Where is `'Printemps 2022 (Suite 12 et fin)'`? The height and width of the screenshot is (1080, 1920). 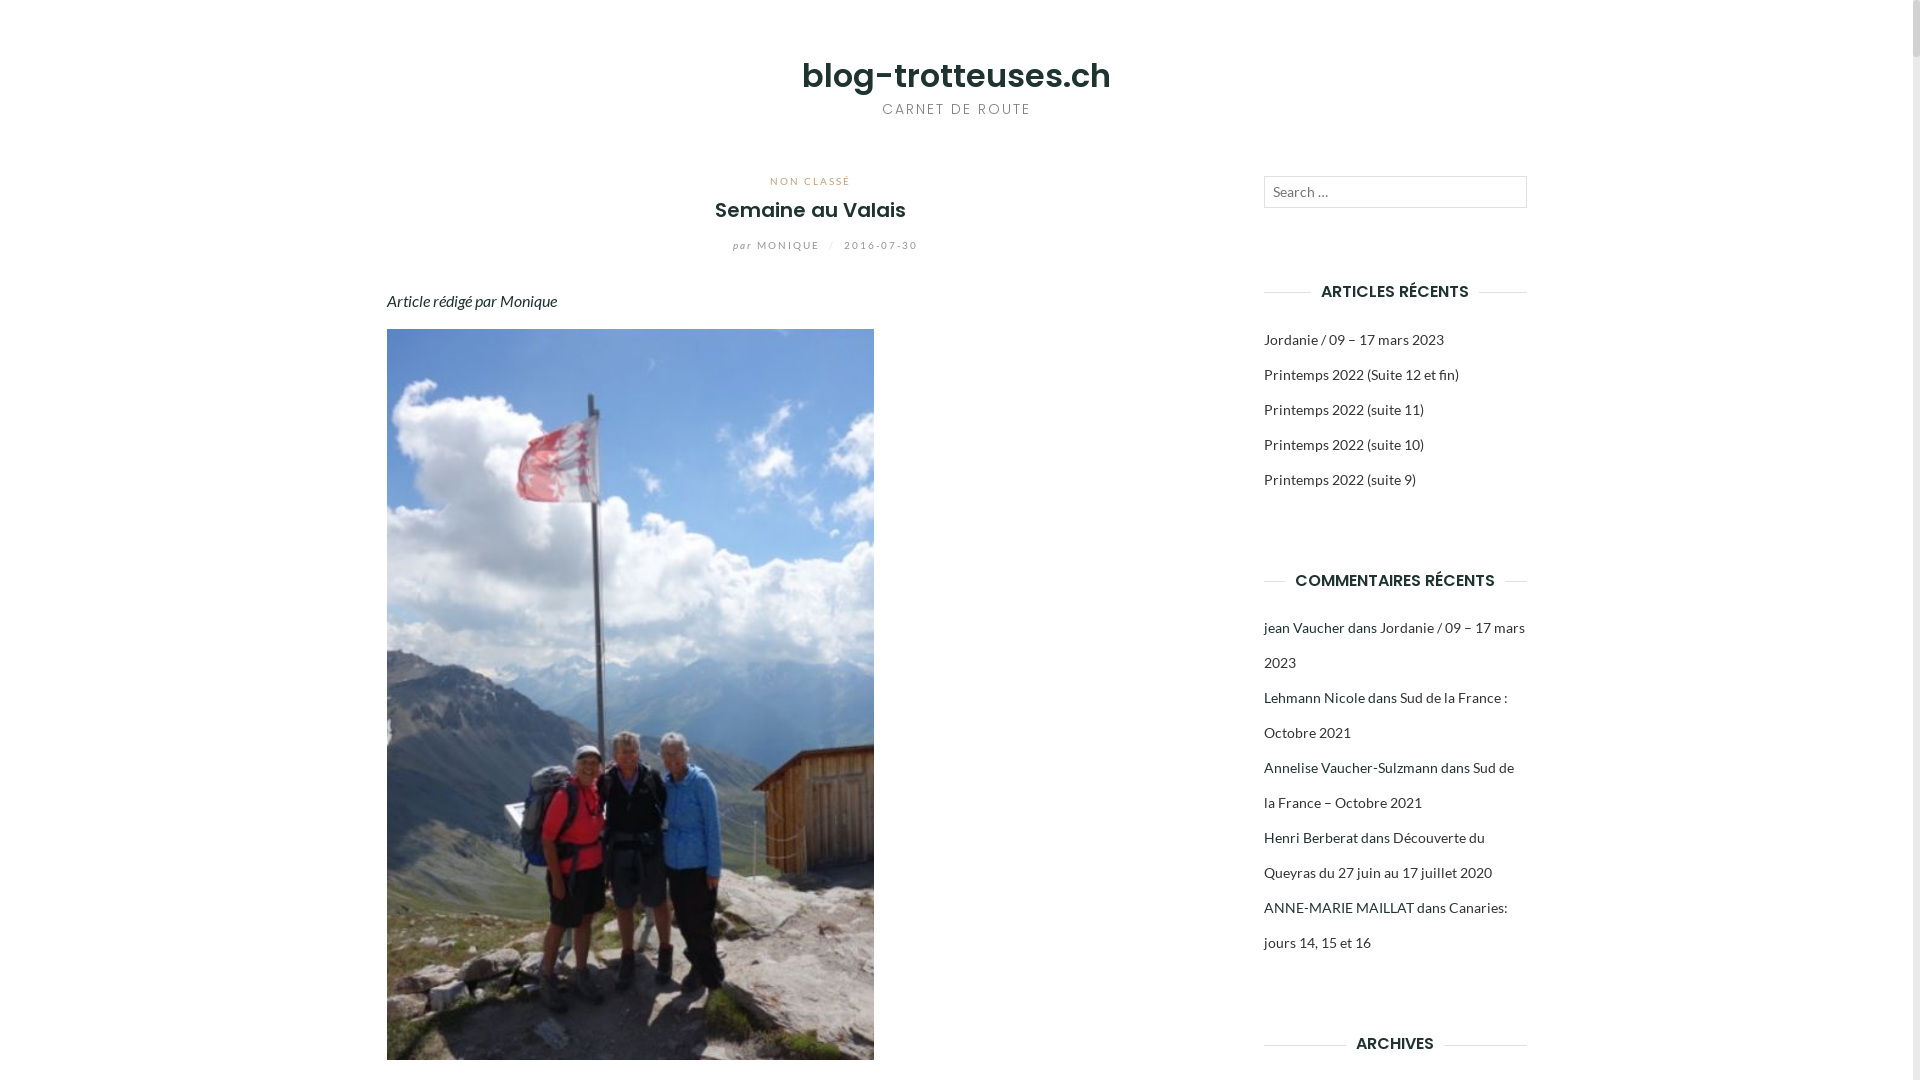 'Printemps 2022 (Suite 12 et fin)' is located at coordinates (1360, 374).